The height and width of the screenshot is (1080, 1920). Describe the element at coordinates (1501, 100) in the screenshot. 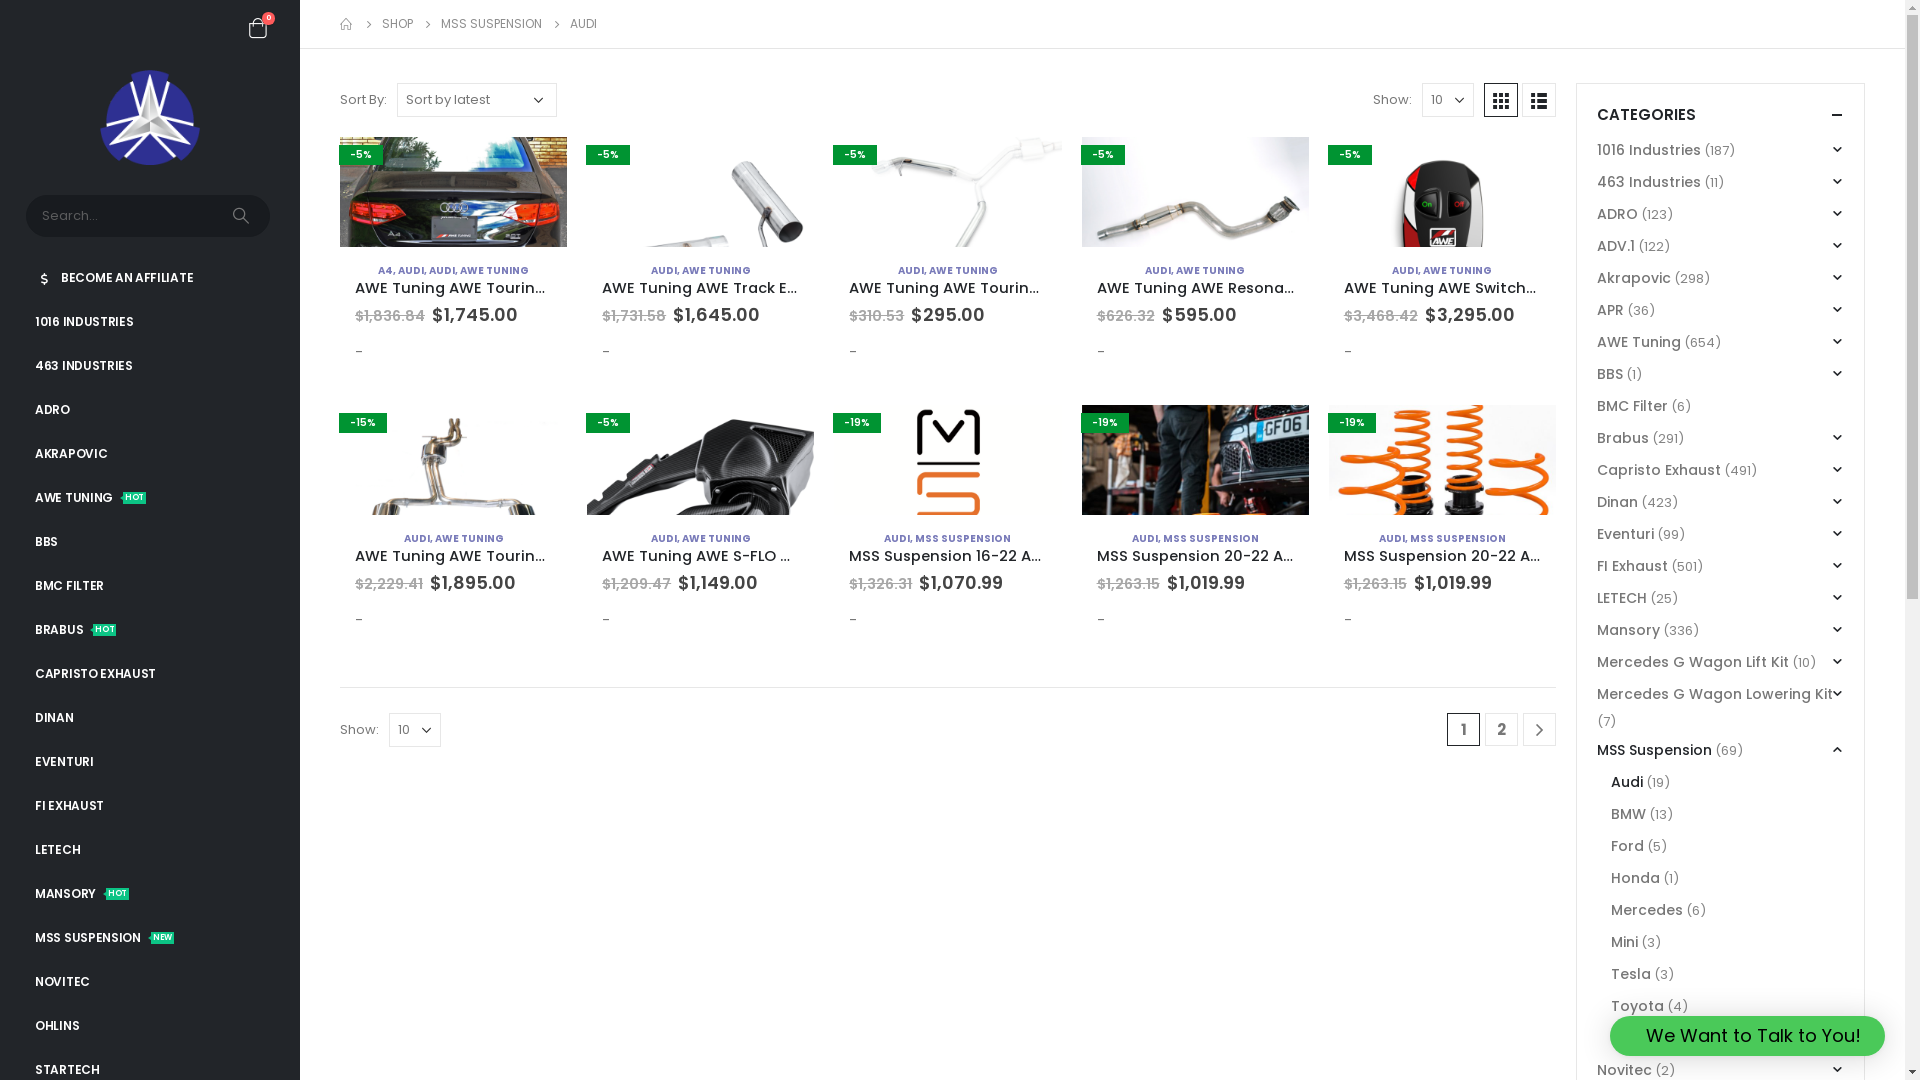

I see `'Grid View'` at that location.